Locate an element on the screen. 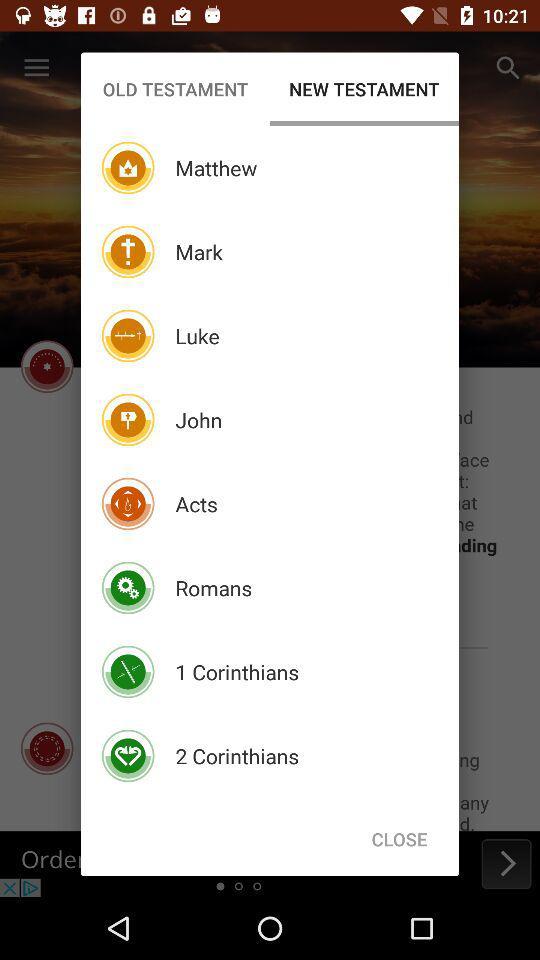 This screenshot has height=960, width=540. the icon below the john is located at coordinates (196, 503).